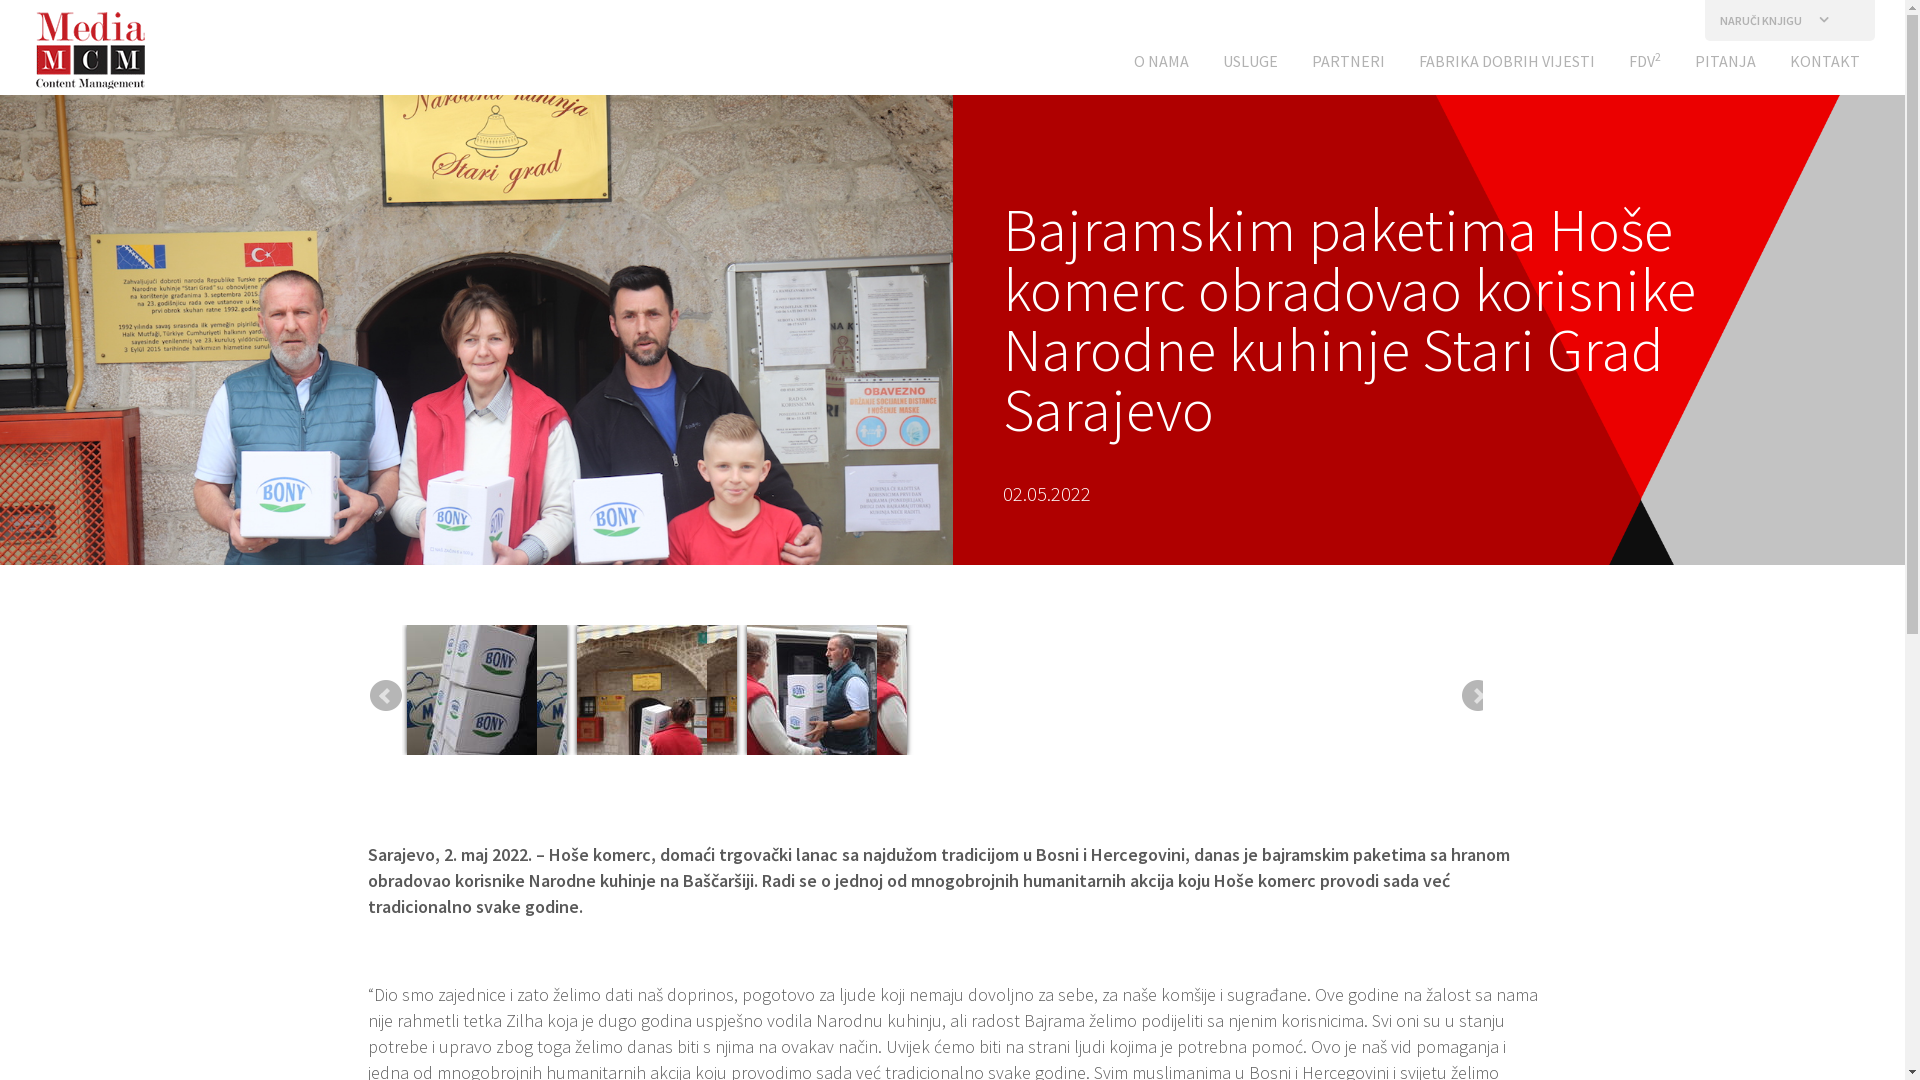  Describe the element at coordinates (1249, 64) in the screenshot. I see `'USLUGE'` at that location.